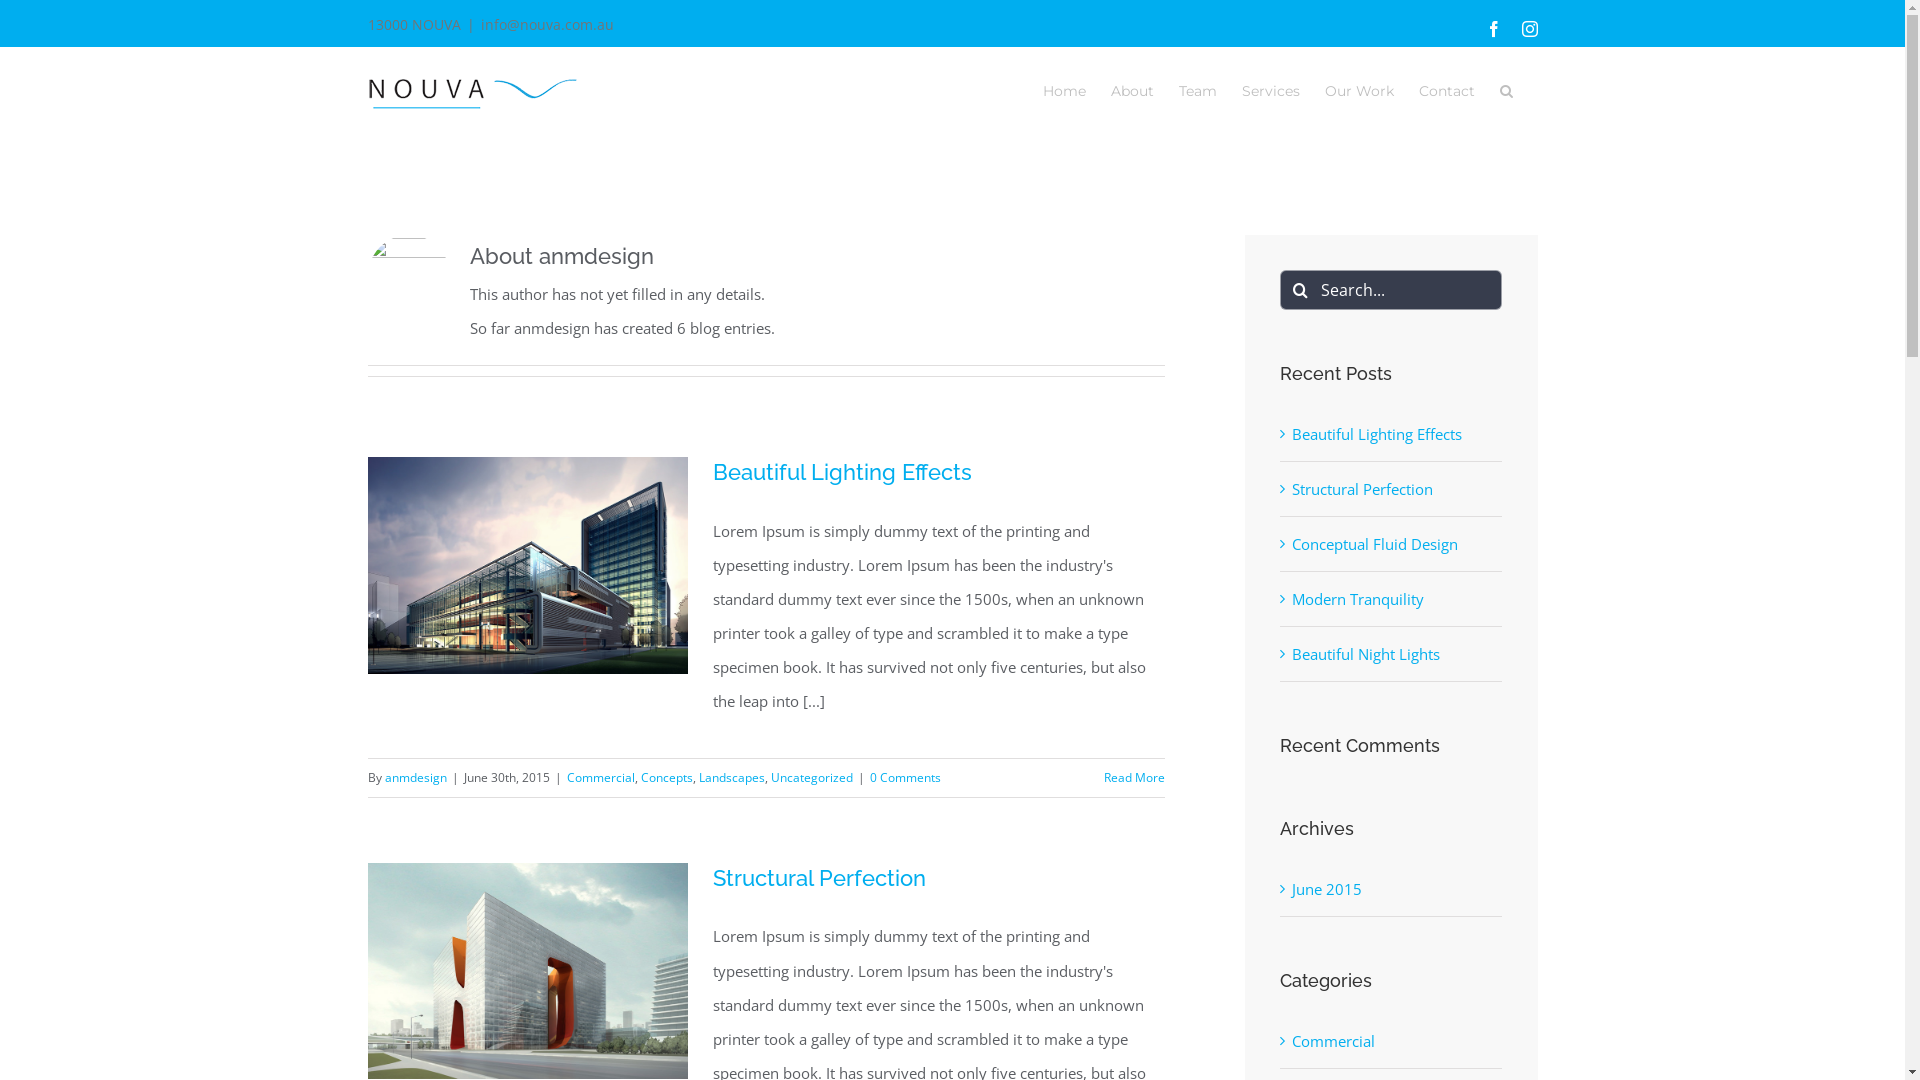  What do you see at coordinates (1326, 887) in the screenshot?
I see `'June 2015'` at bounding box center [1326, 887].